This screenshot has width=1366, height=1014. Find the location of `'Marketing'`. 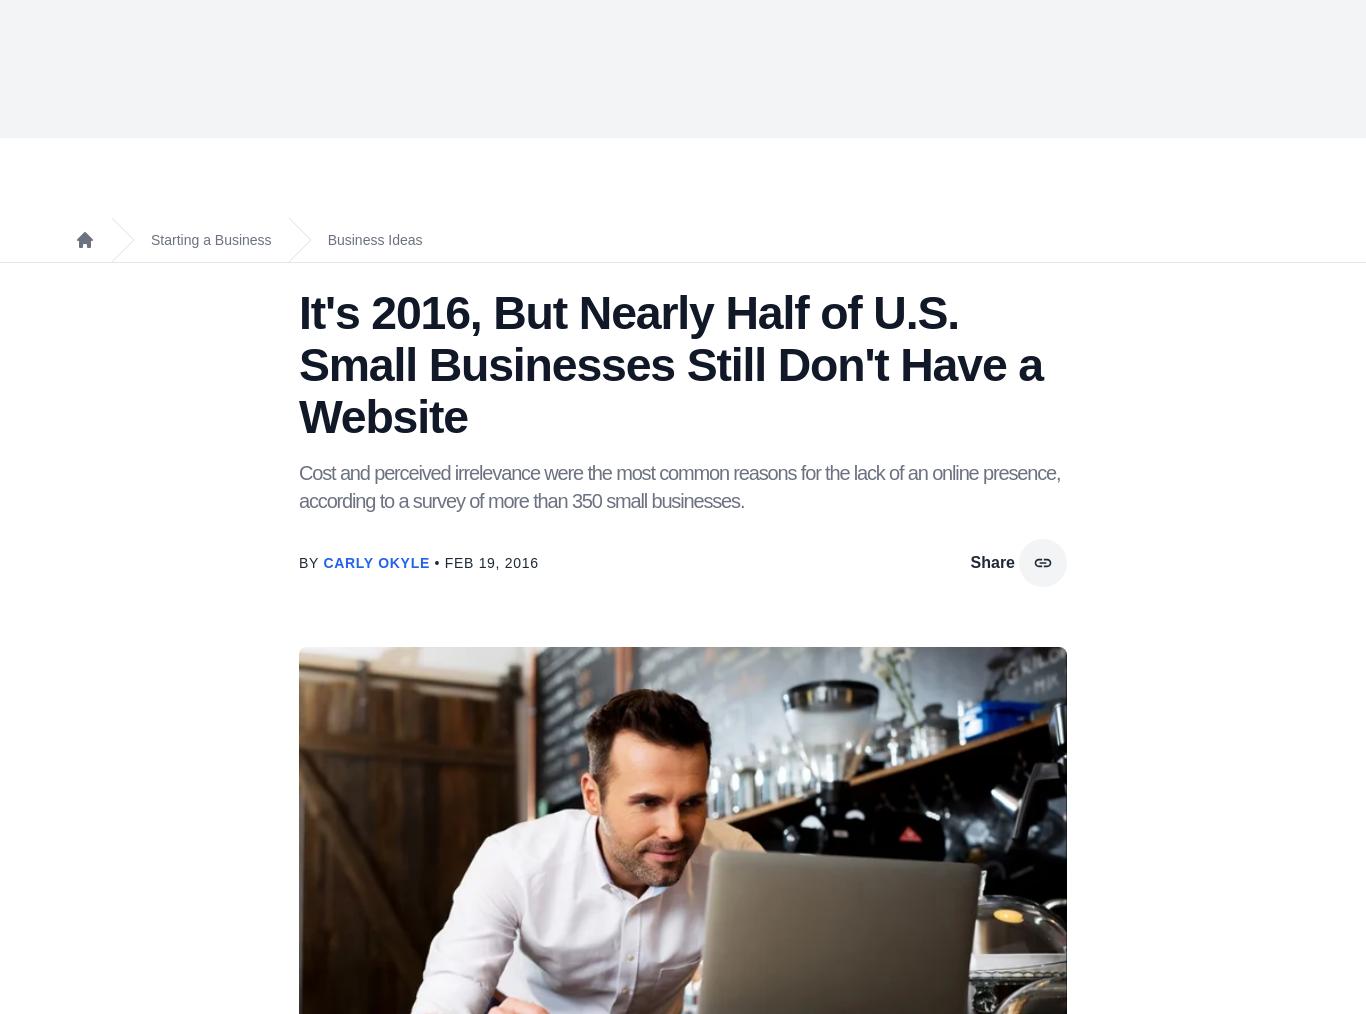

'Marketing' is located at coordinates (417, 86).